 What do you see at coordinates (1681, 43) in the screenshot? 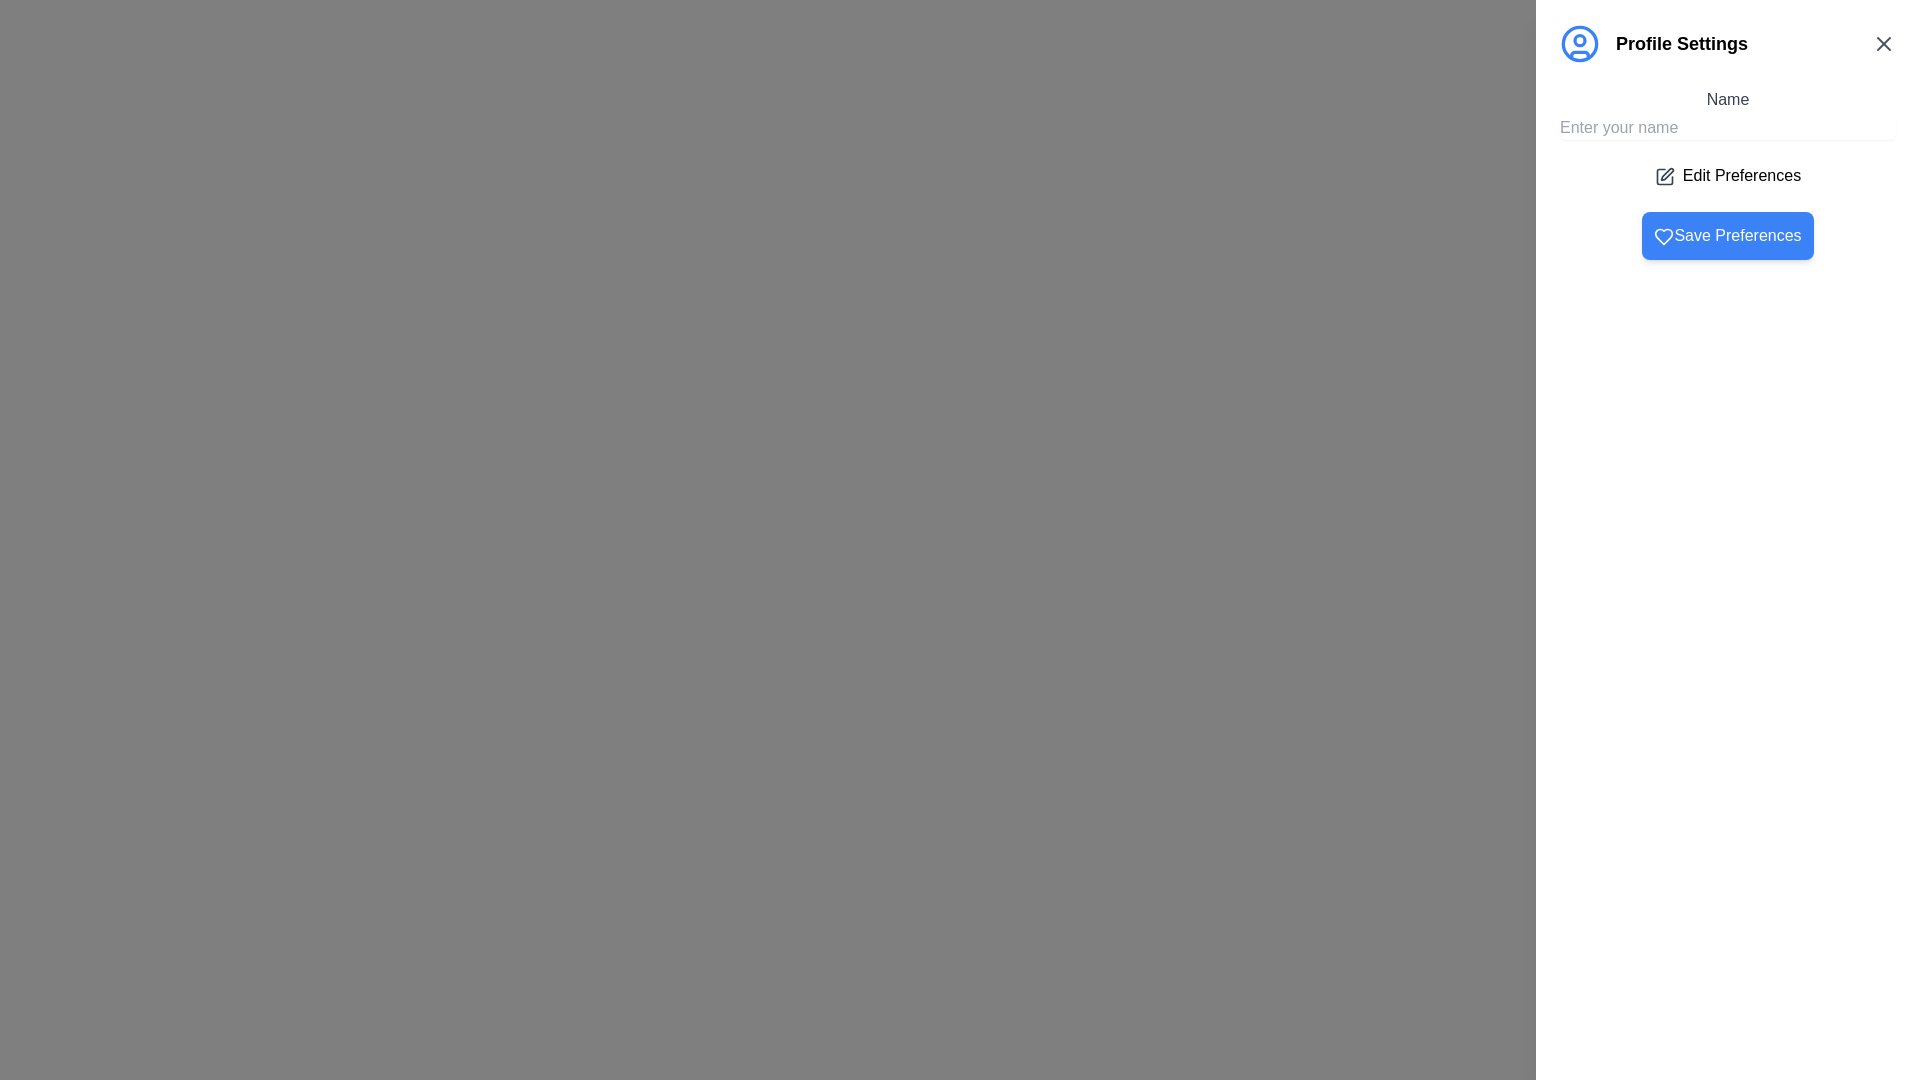
I see `the bold text label 'Profile Settings' located in the right-side panel, positioned prominently next to the blue user icon` at bounding box center [1681, 43].